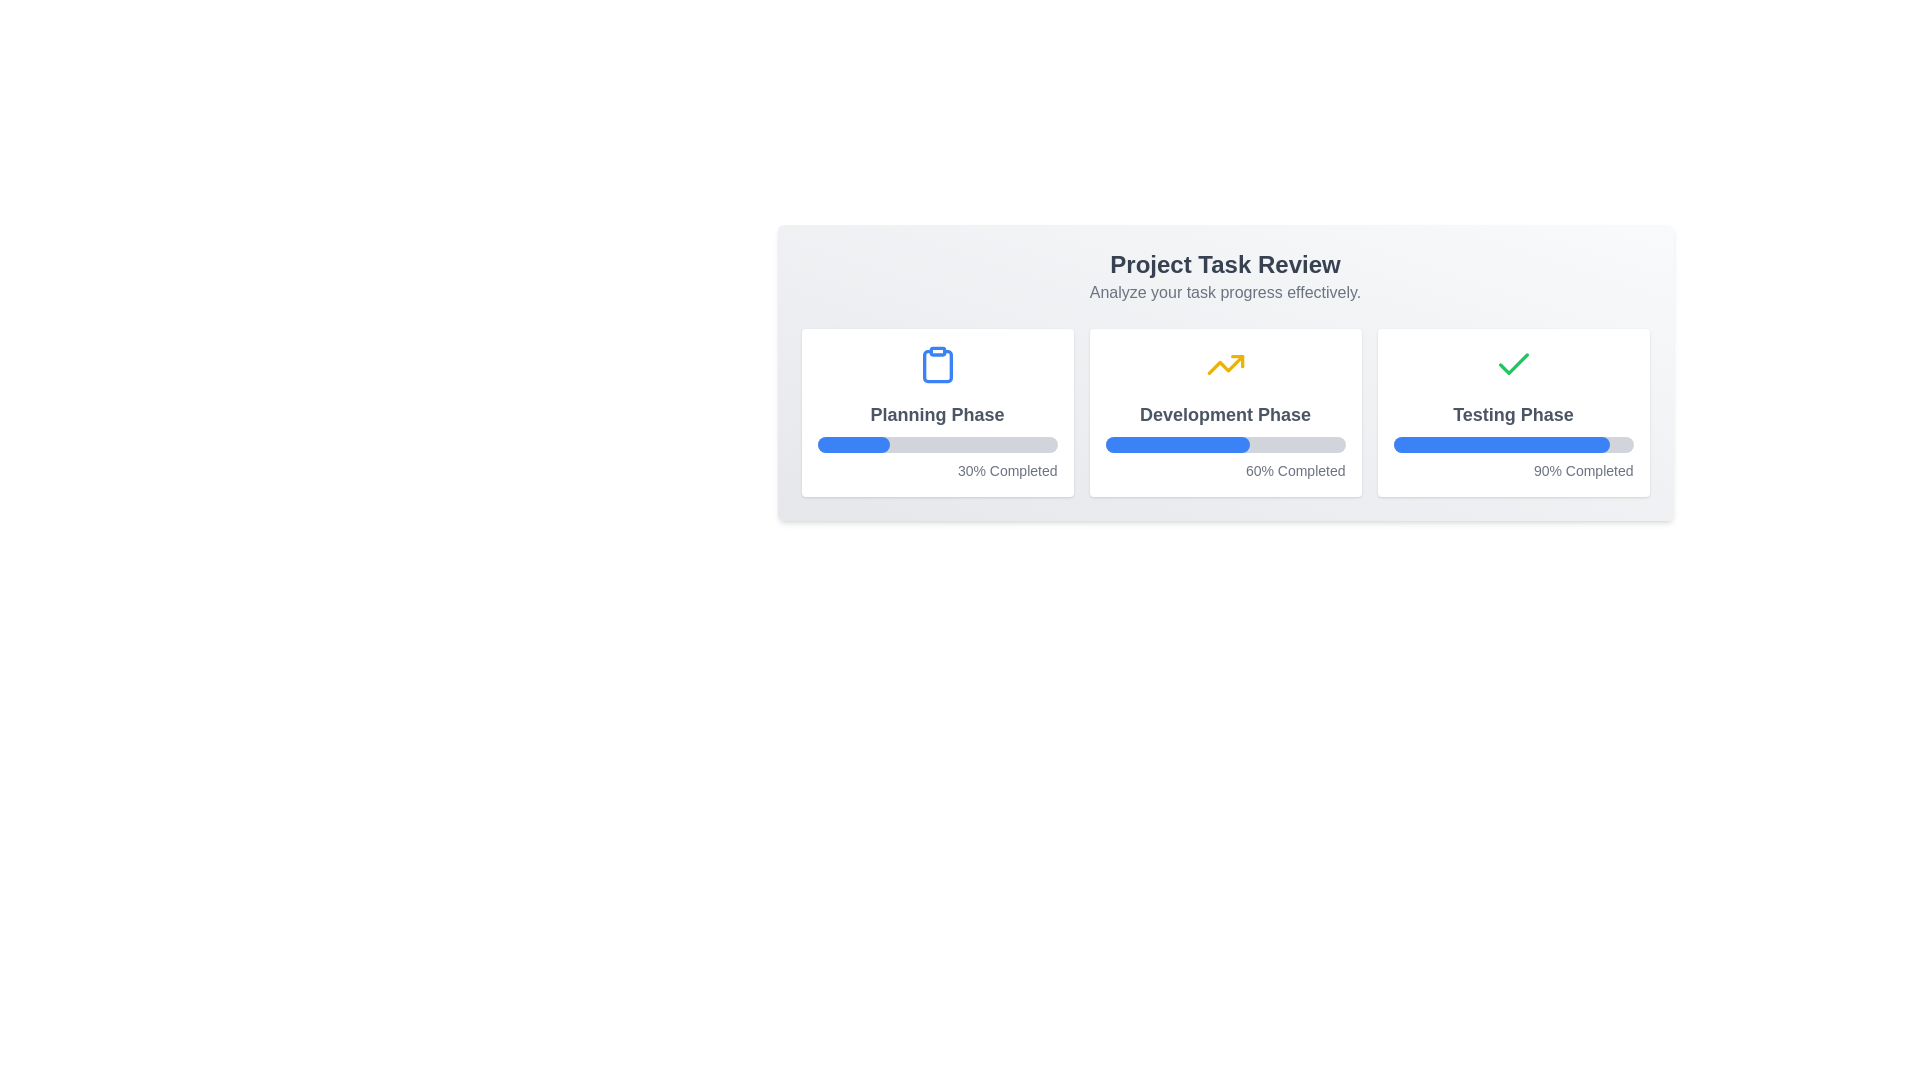 The image size is (1920, 1080). I want to click on the progress visually by focusing on the leftmost portion of the progress indicator bar for the 'Planning Phase' task, which represents 30% completion, so click(853, 443).